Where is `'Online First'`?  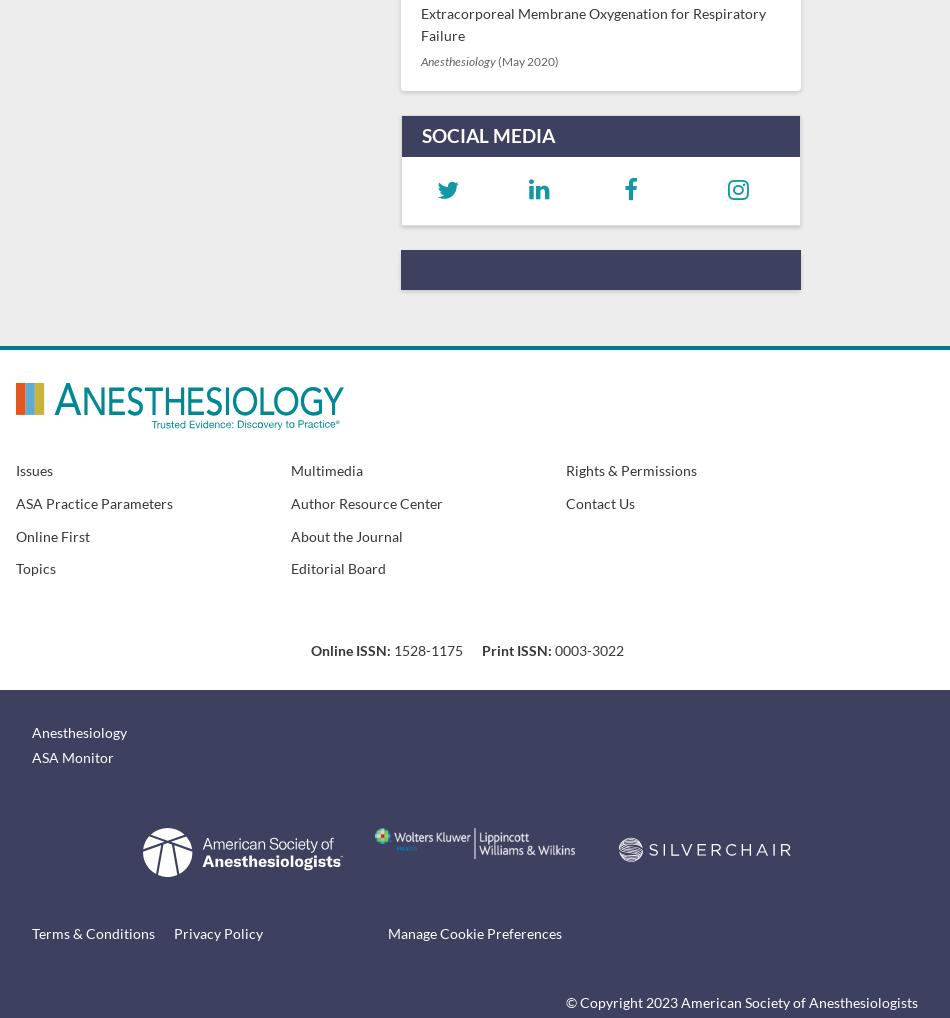 'Online First' is located at coordinates (53, 534).